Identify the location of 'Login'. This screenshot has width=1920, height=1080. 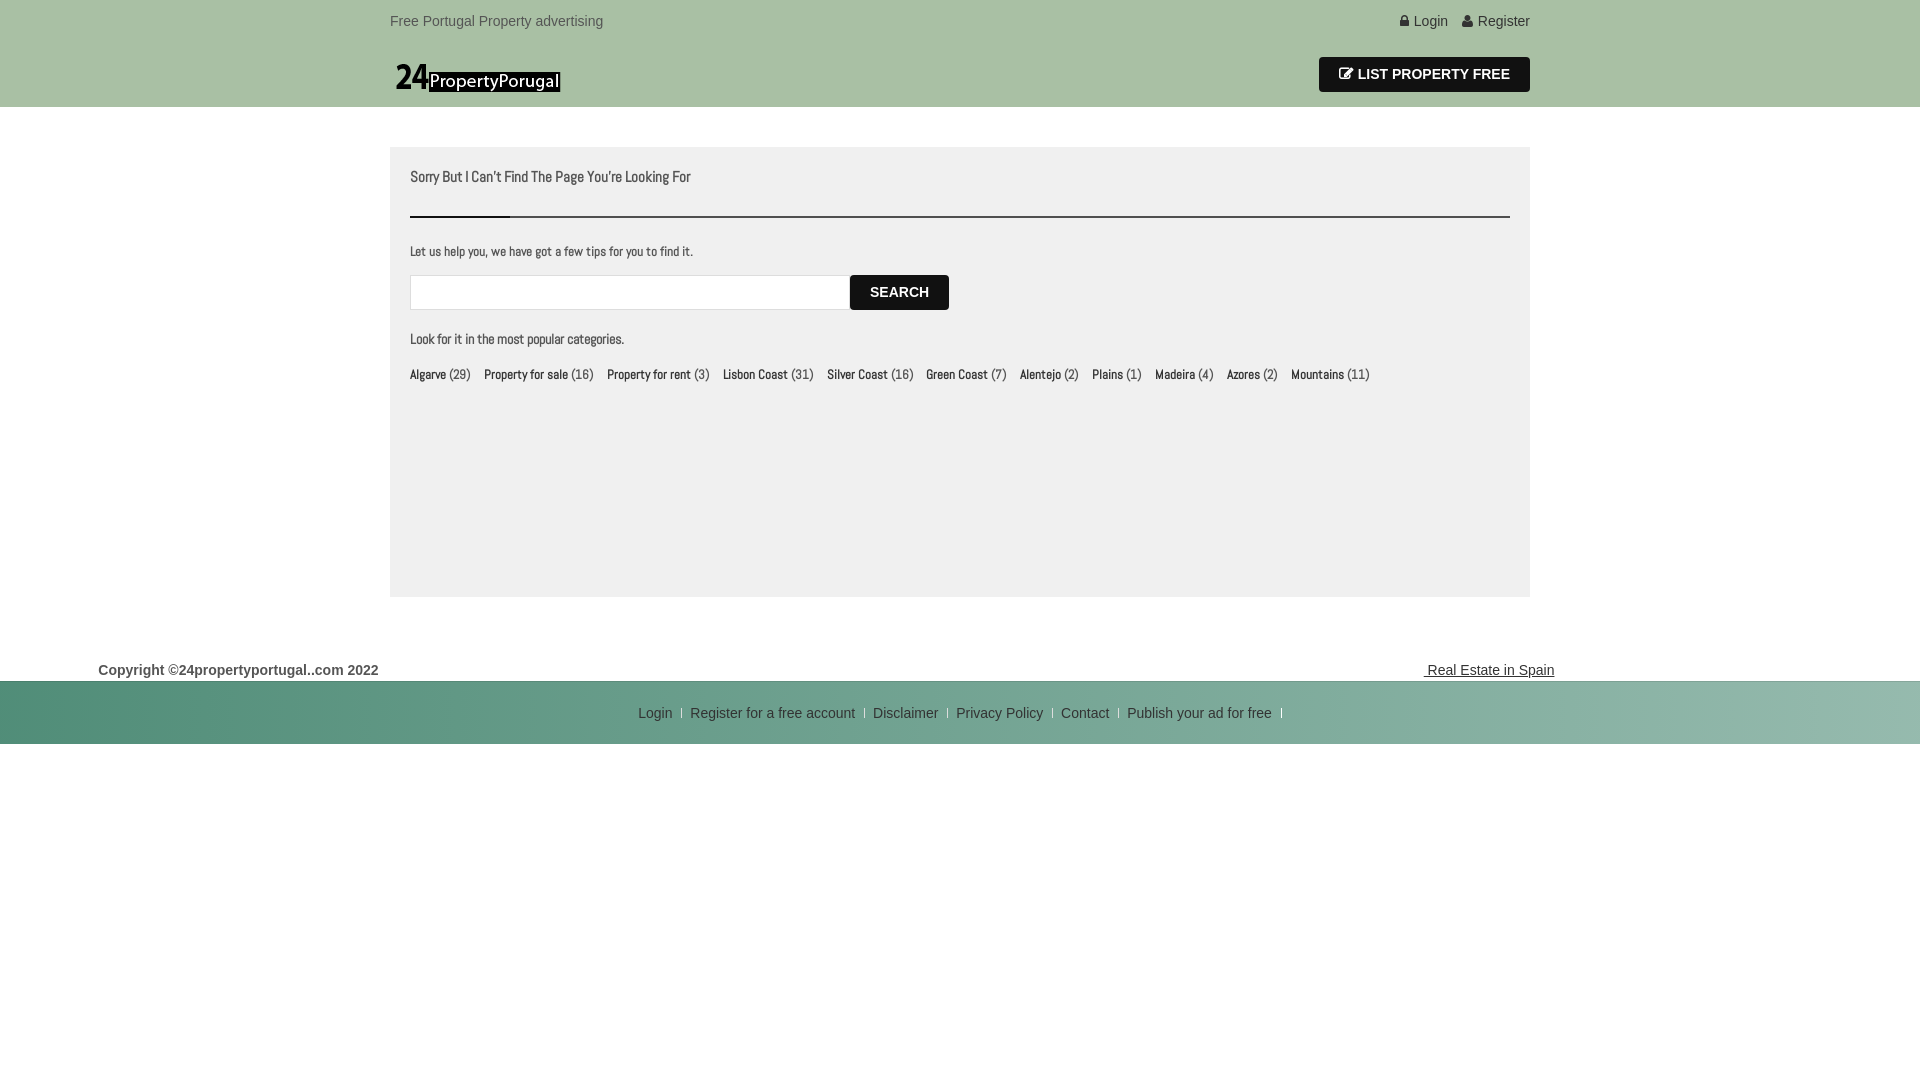
(1399, 20).